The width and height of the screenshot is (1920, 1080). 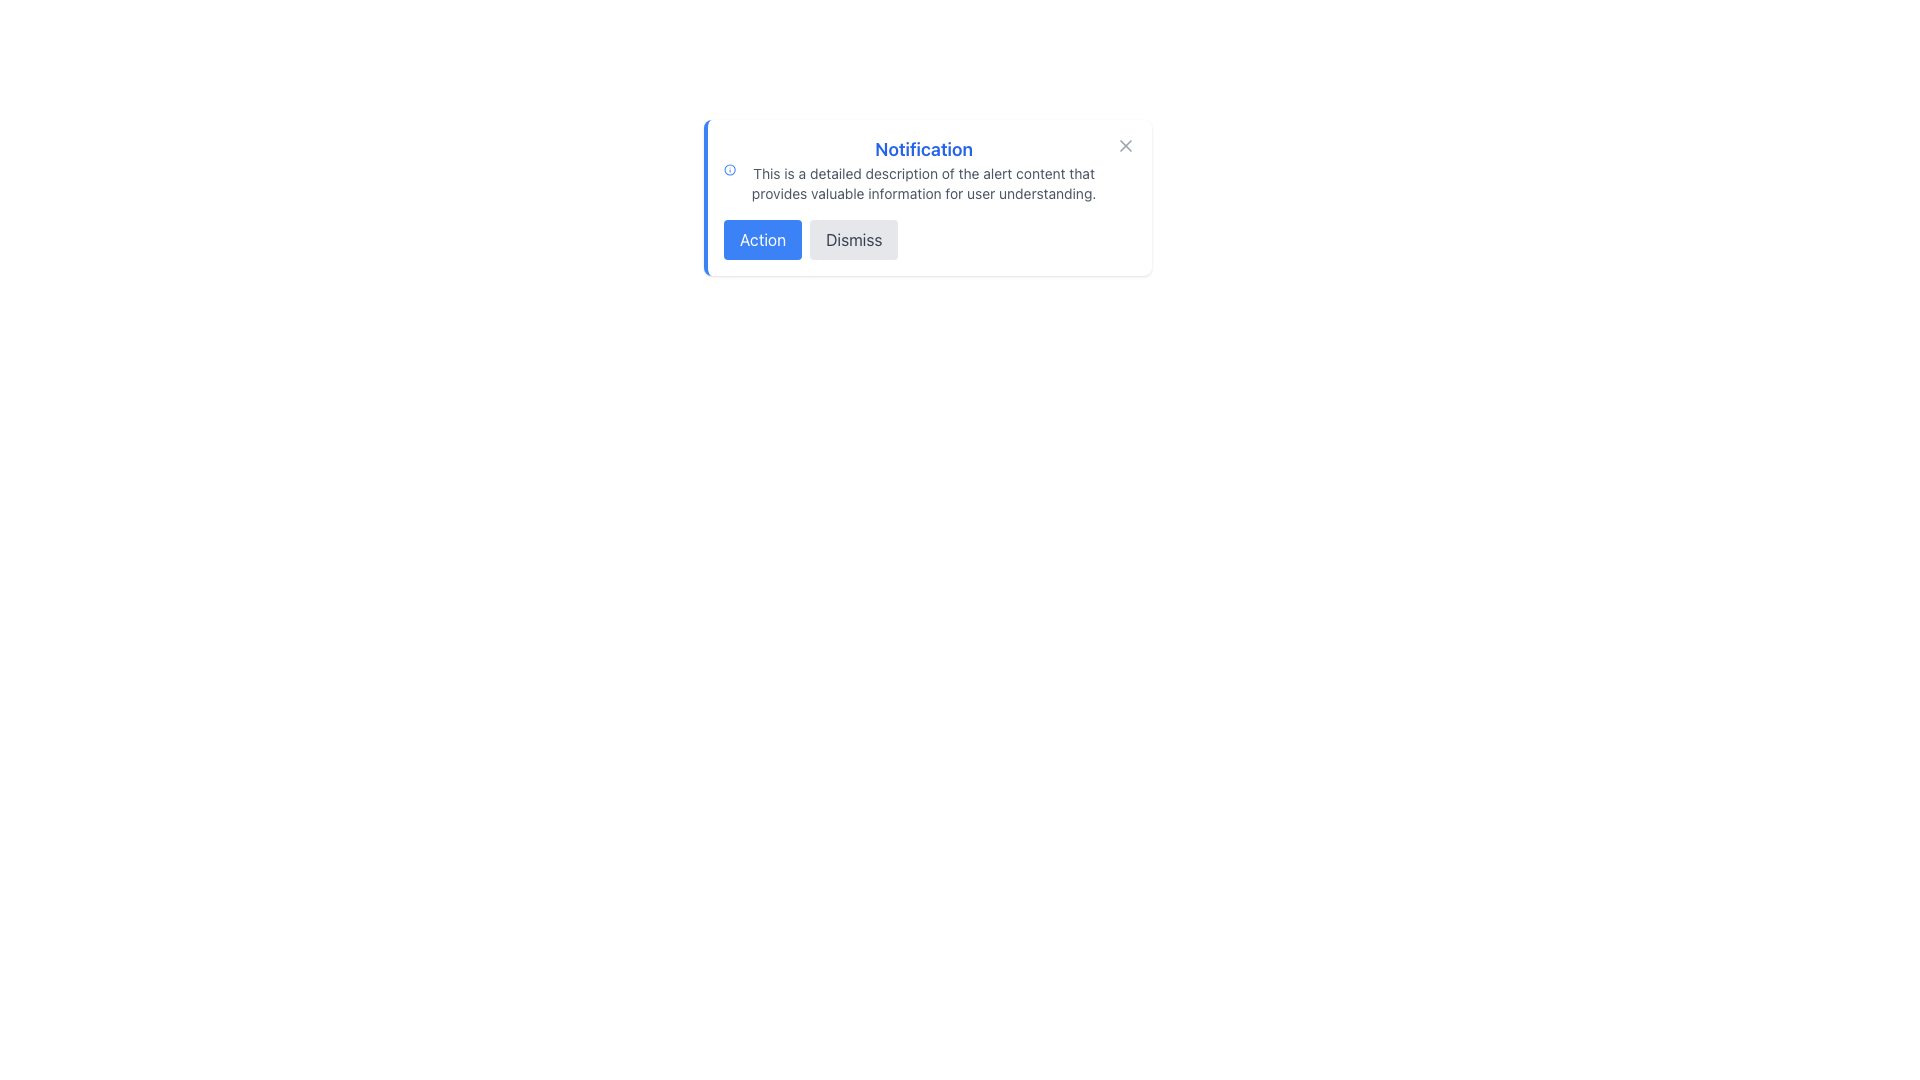 I want to click on the group of buttons labeled 'Action' and 'Dismiss', so click(x=929, y=238).